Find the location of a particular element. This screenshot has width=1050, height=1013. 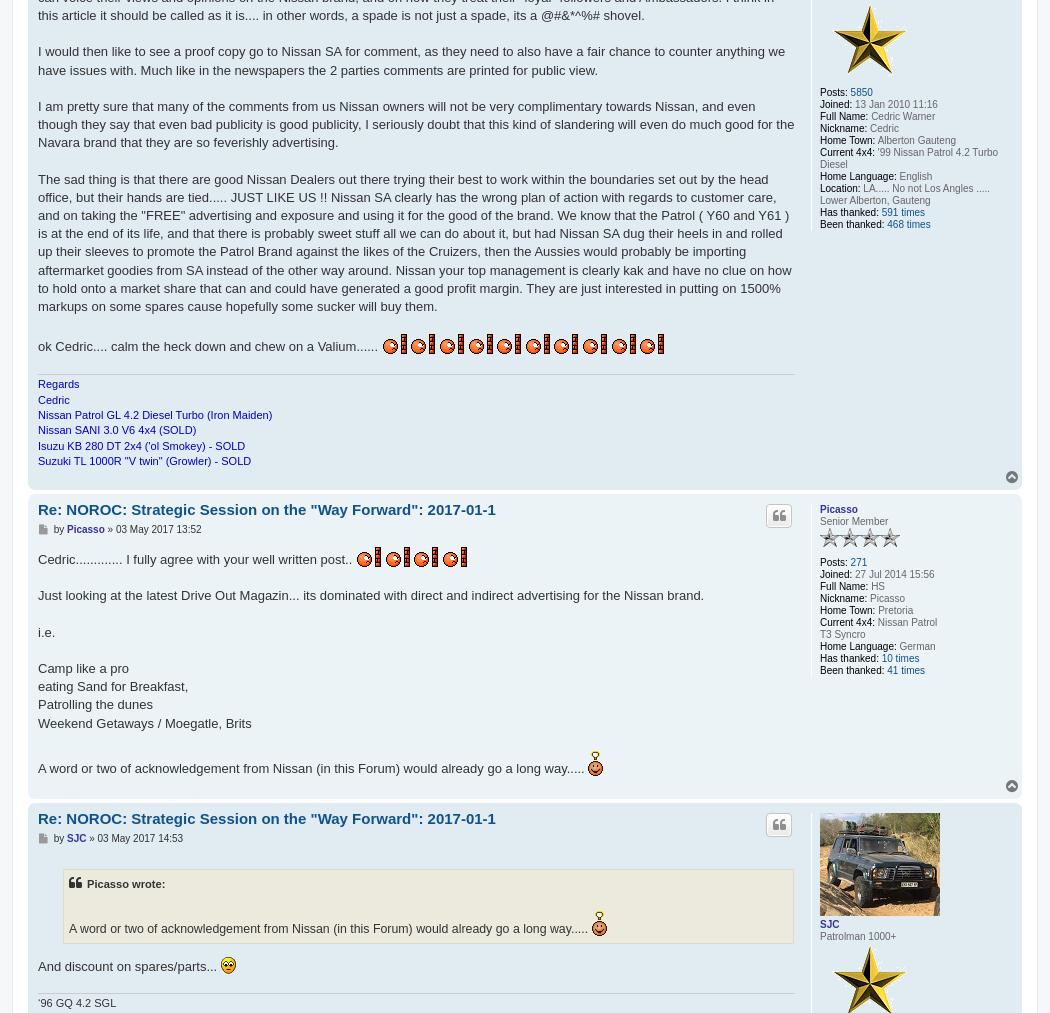

'ok Cedric.... calm the heck down and chew on a Valium......' is located at coordinates (38, 346).